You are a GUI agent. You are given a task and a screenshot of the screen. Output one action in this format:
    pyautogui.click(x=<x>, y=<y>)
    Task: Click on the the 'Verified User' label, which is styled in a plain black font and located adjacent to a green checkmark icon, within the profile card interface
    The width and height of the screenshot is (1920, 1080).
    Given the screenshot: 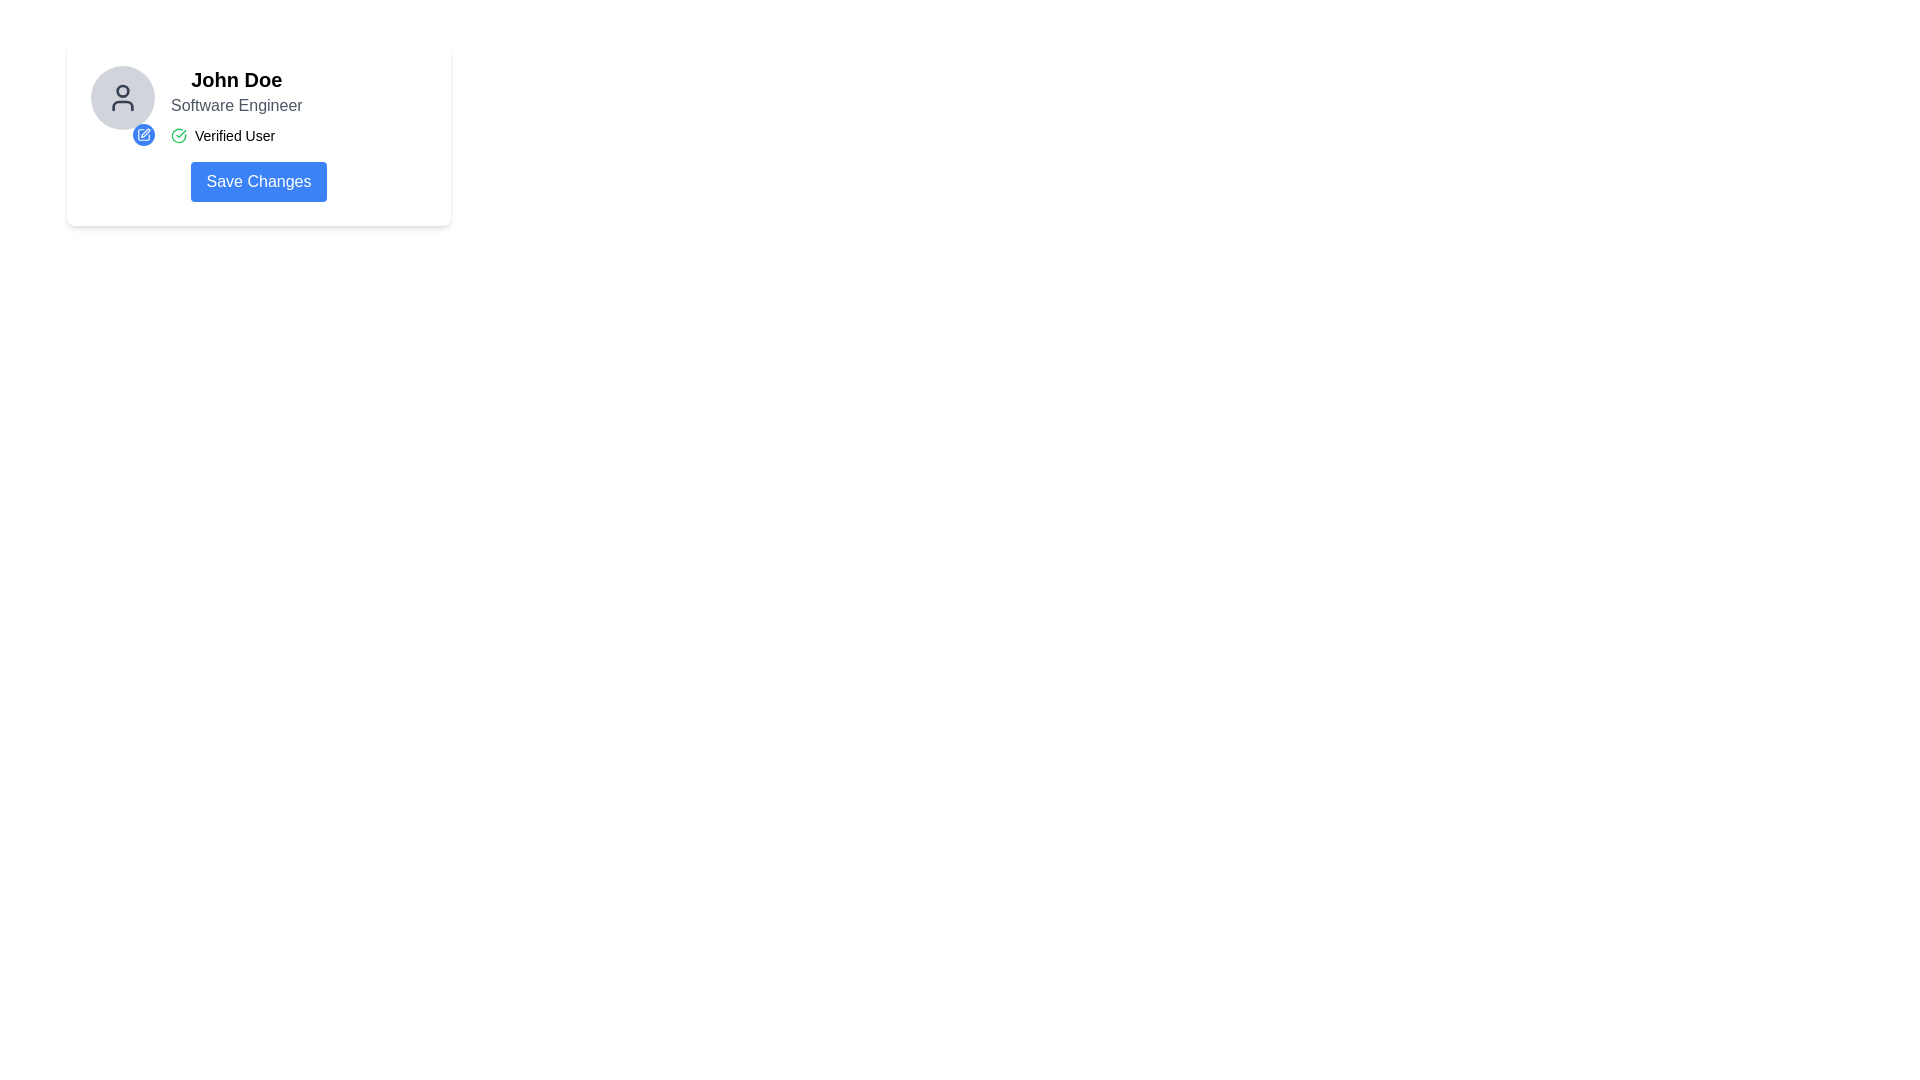 What is the action you would take?
    pyautogui.click(x=235, y=135)
    